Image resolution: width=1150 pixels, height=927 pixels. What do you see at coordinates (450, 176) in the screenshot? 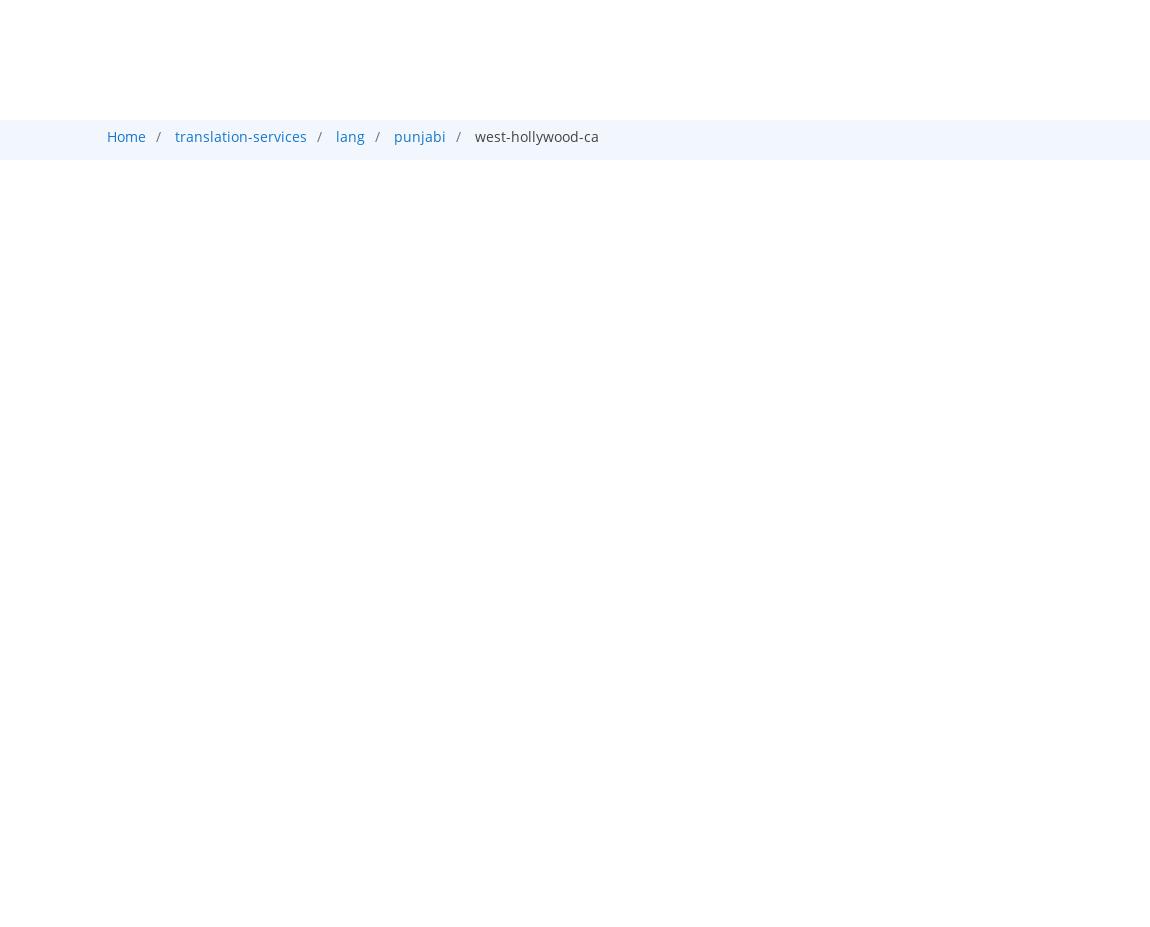
I see `'Audio'` at bounding box center [450, 176].